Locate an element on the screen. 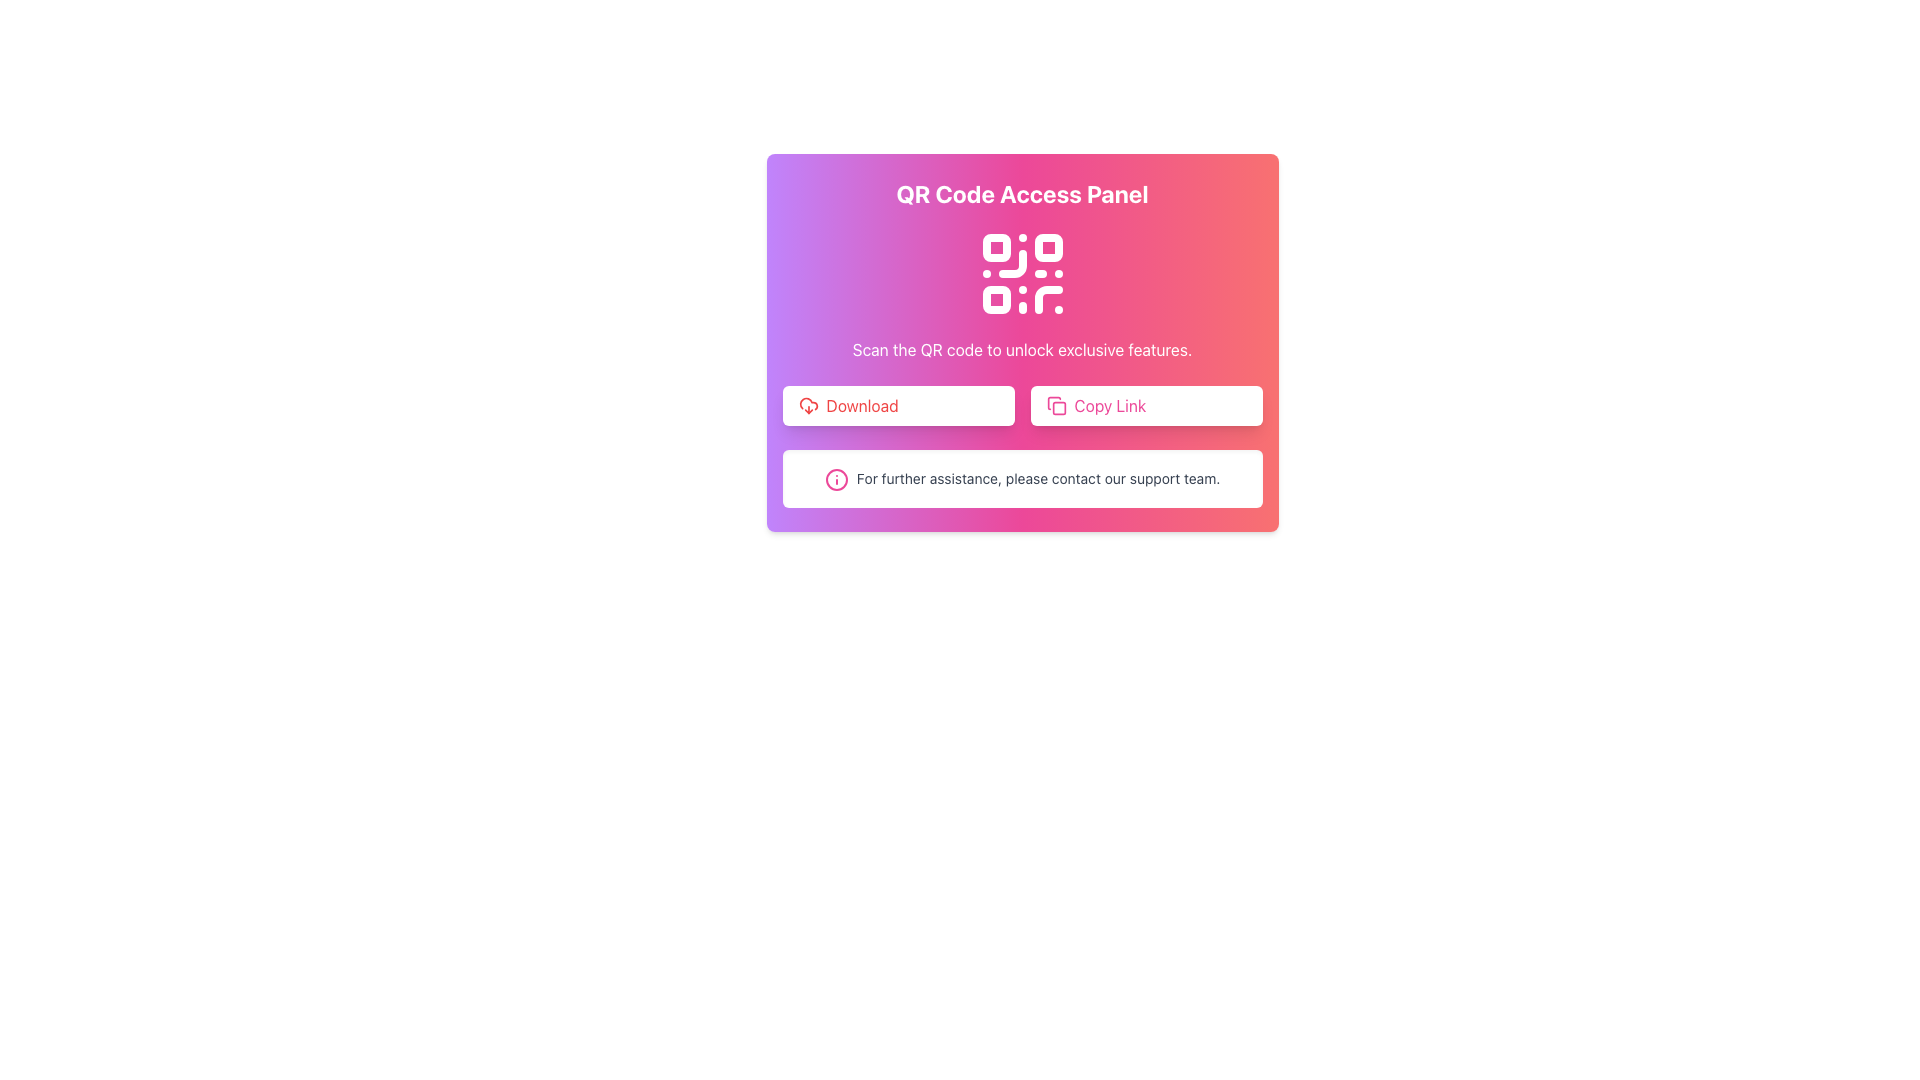 The width and height of the screenshot is (1920, 1080). the circular marker of the information icon located to the left of the text 'For further assistance, please contact our support team.' in the bottom section of the pink-gradient panel is located at coordinates (836, 479).